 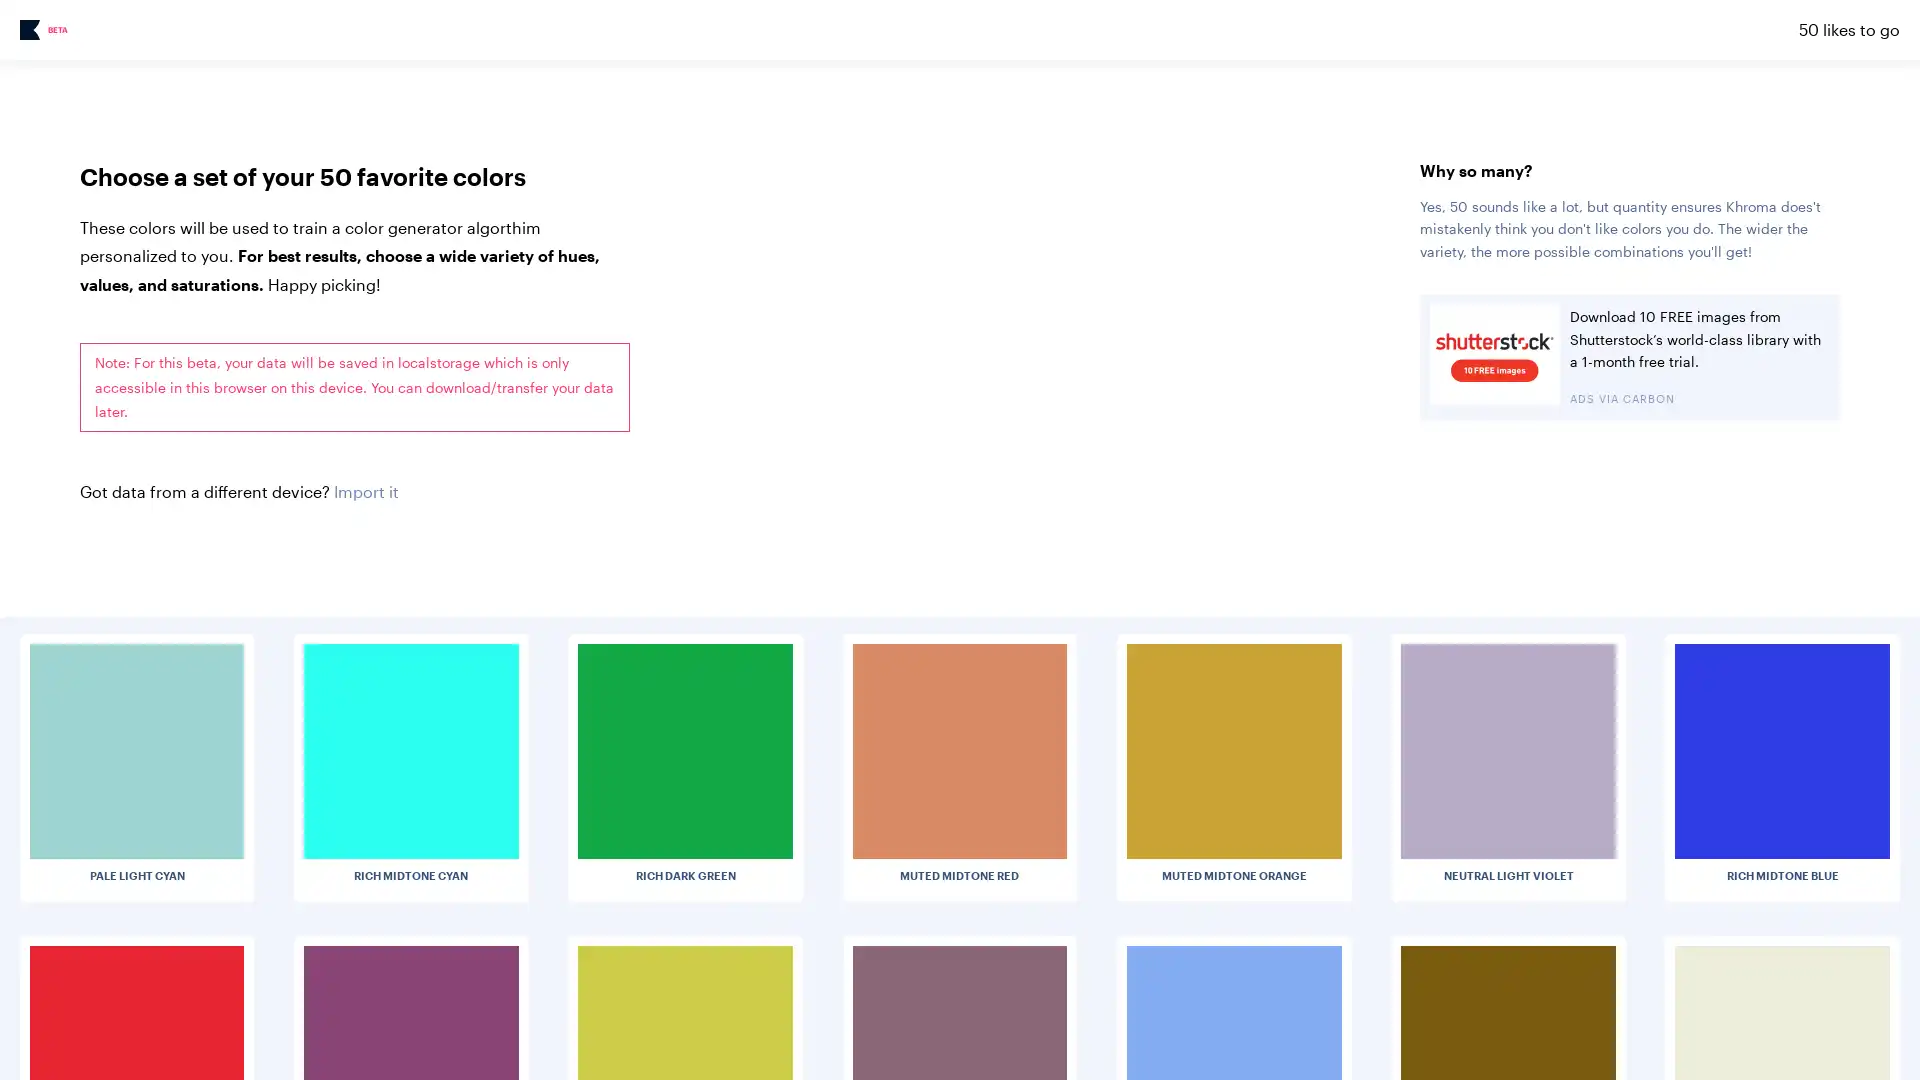 What do you see at coordinates (384, 493) in the screenshot?
I see `Choose File` at bounding box center [384, 493].